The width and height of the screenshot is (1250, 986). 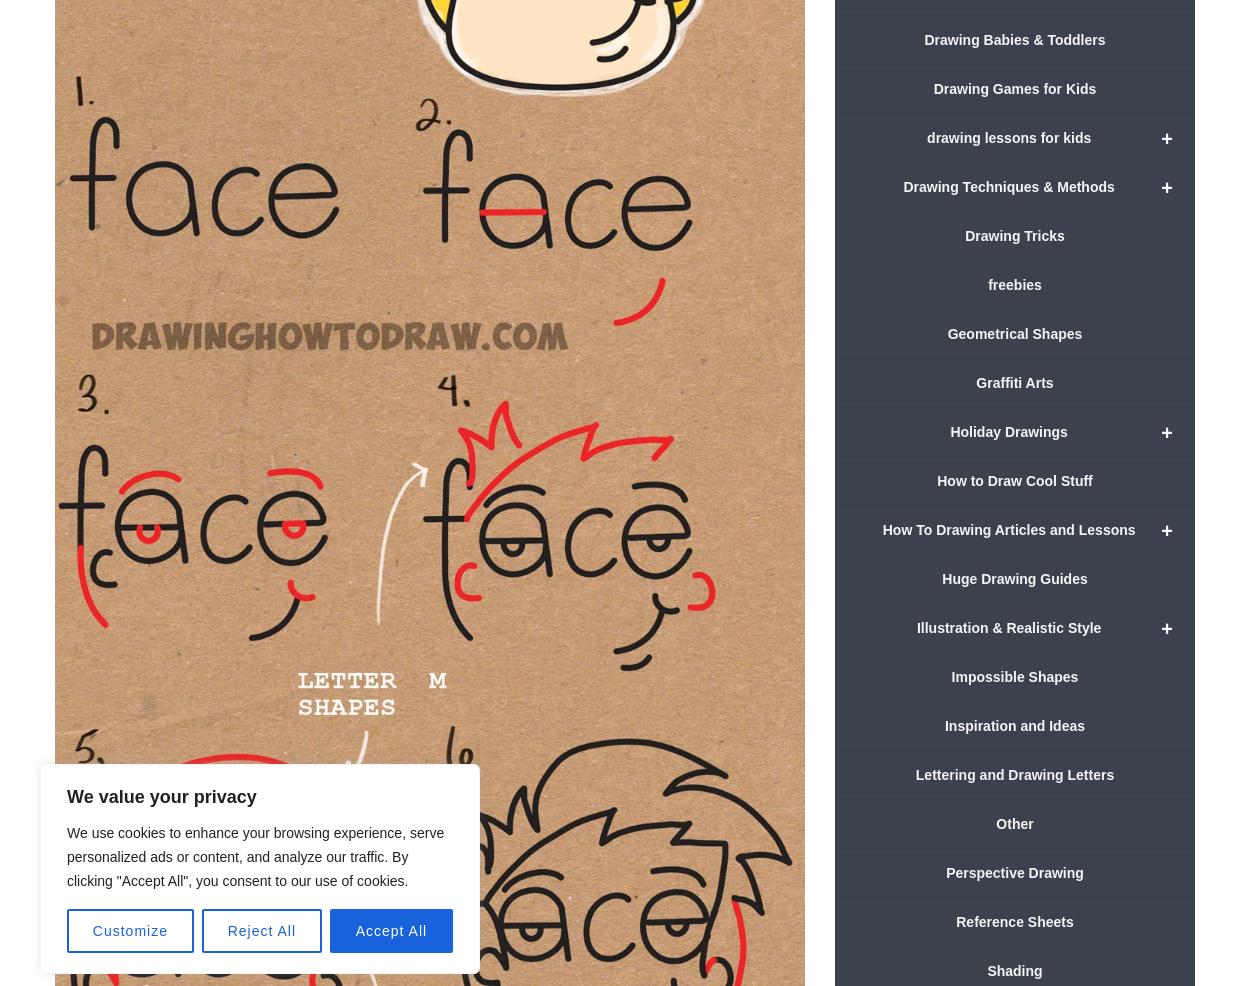 I want to click on 'Graffiti Arts', so click(x=1014, y=380).